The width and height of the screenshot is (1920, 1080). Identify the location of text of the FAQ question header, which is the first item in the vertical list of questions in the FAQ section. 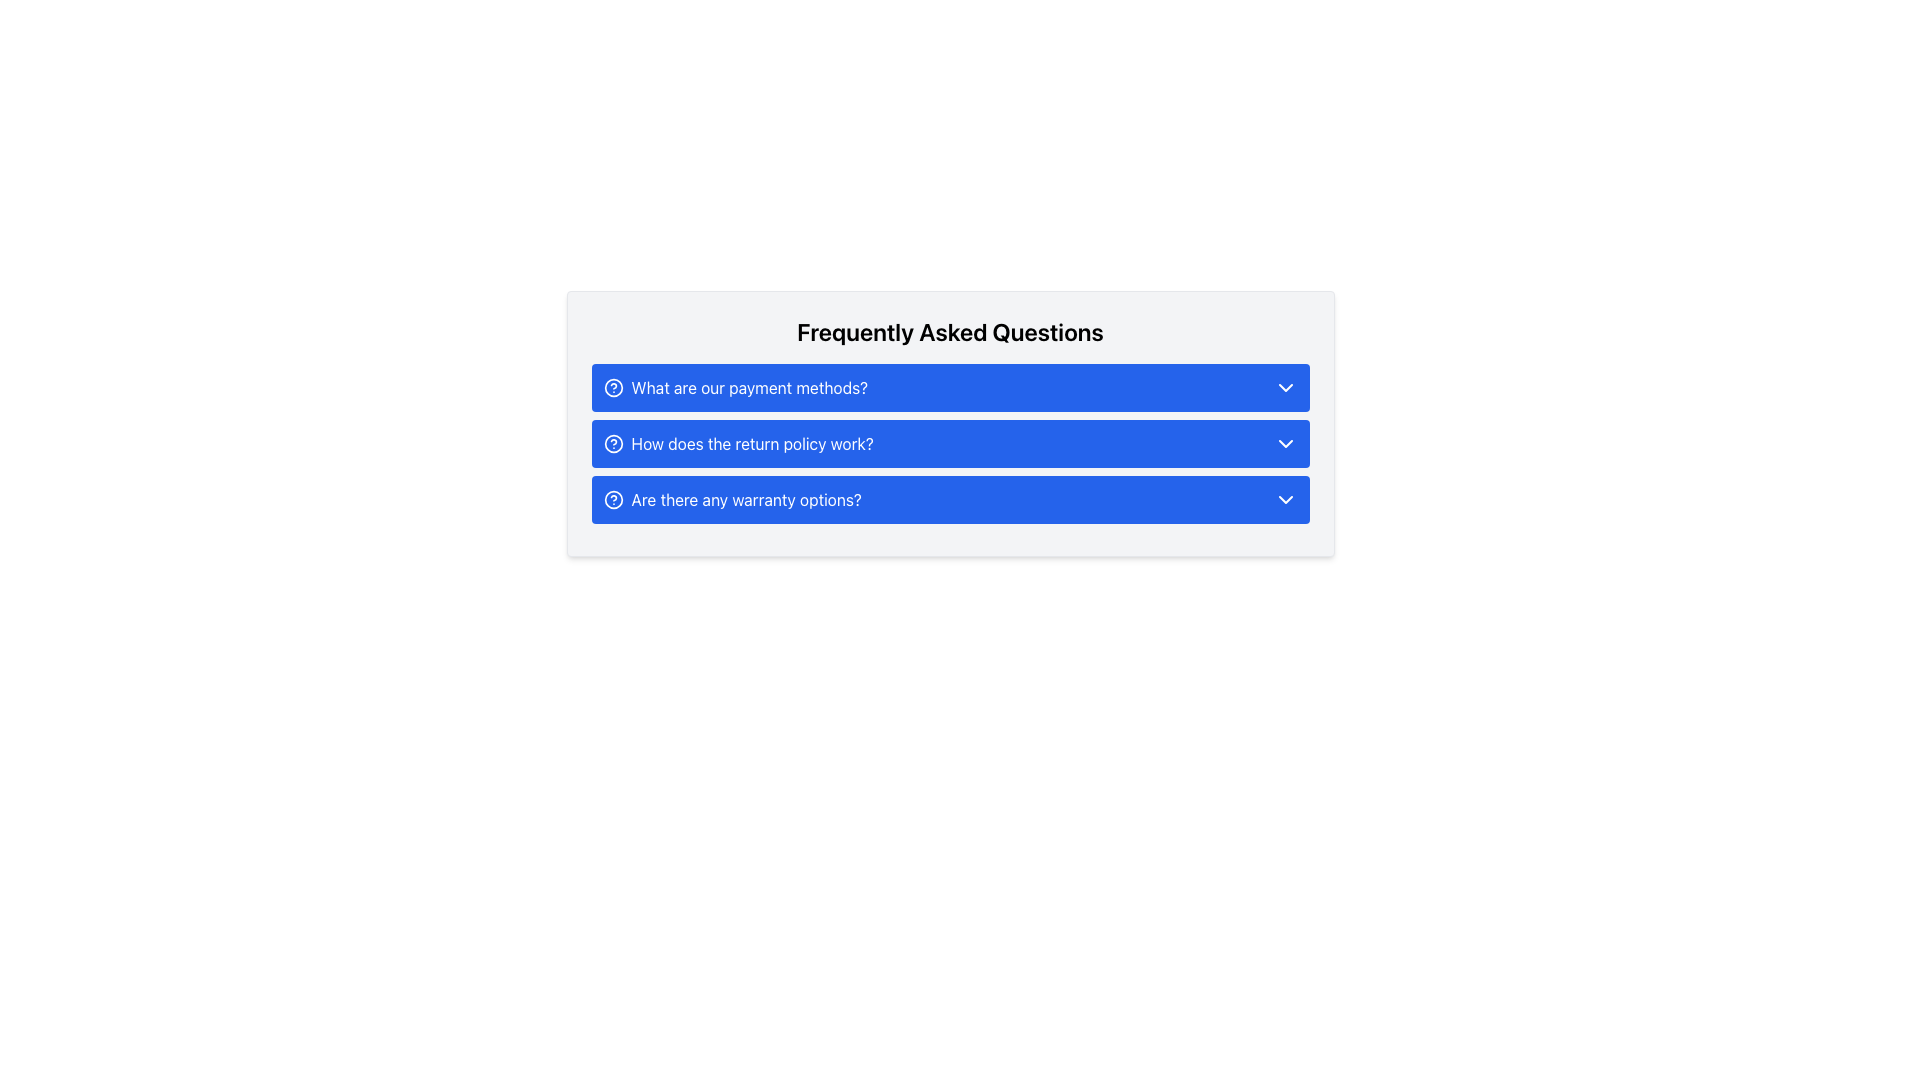
(748, 388).